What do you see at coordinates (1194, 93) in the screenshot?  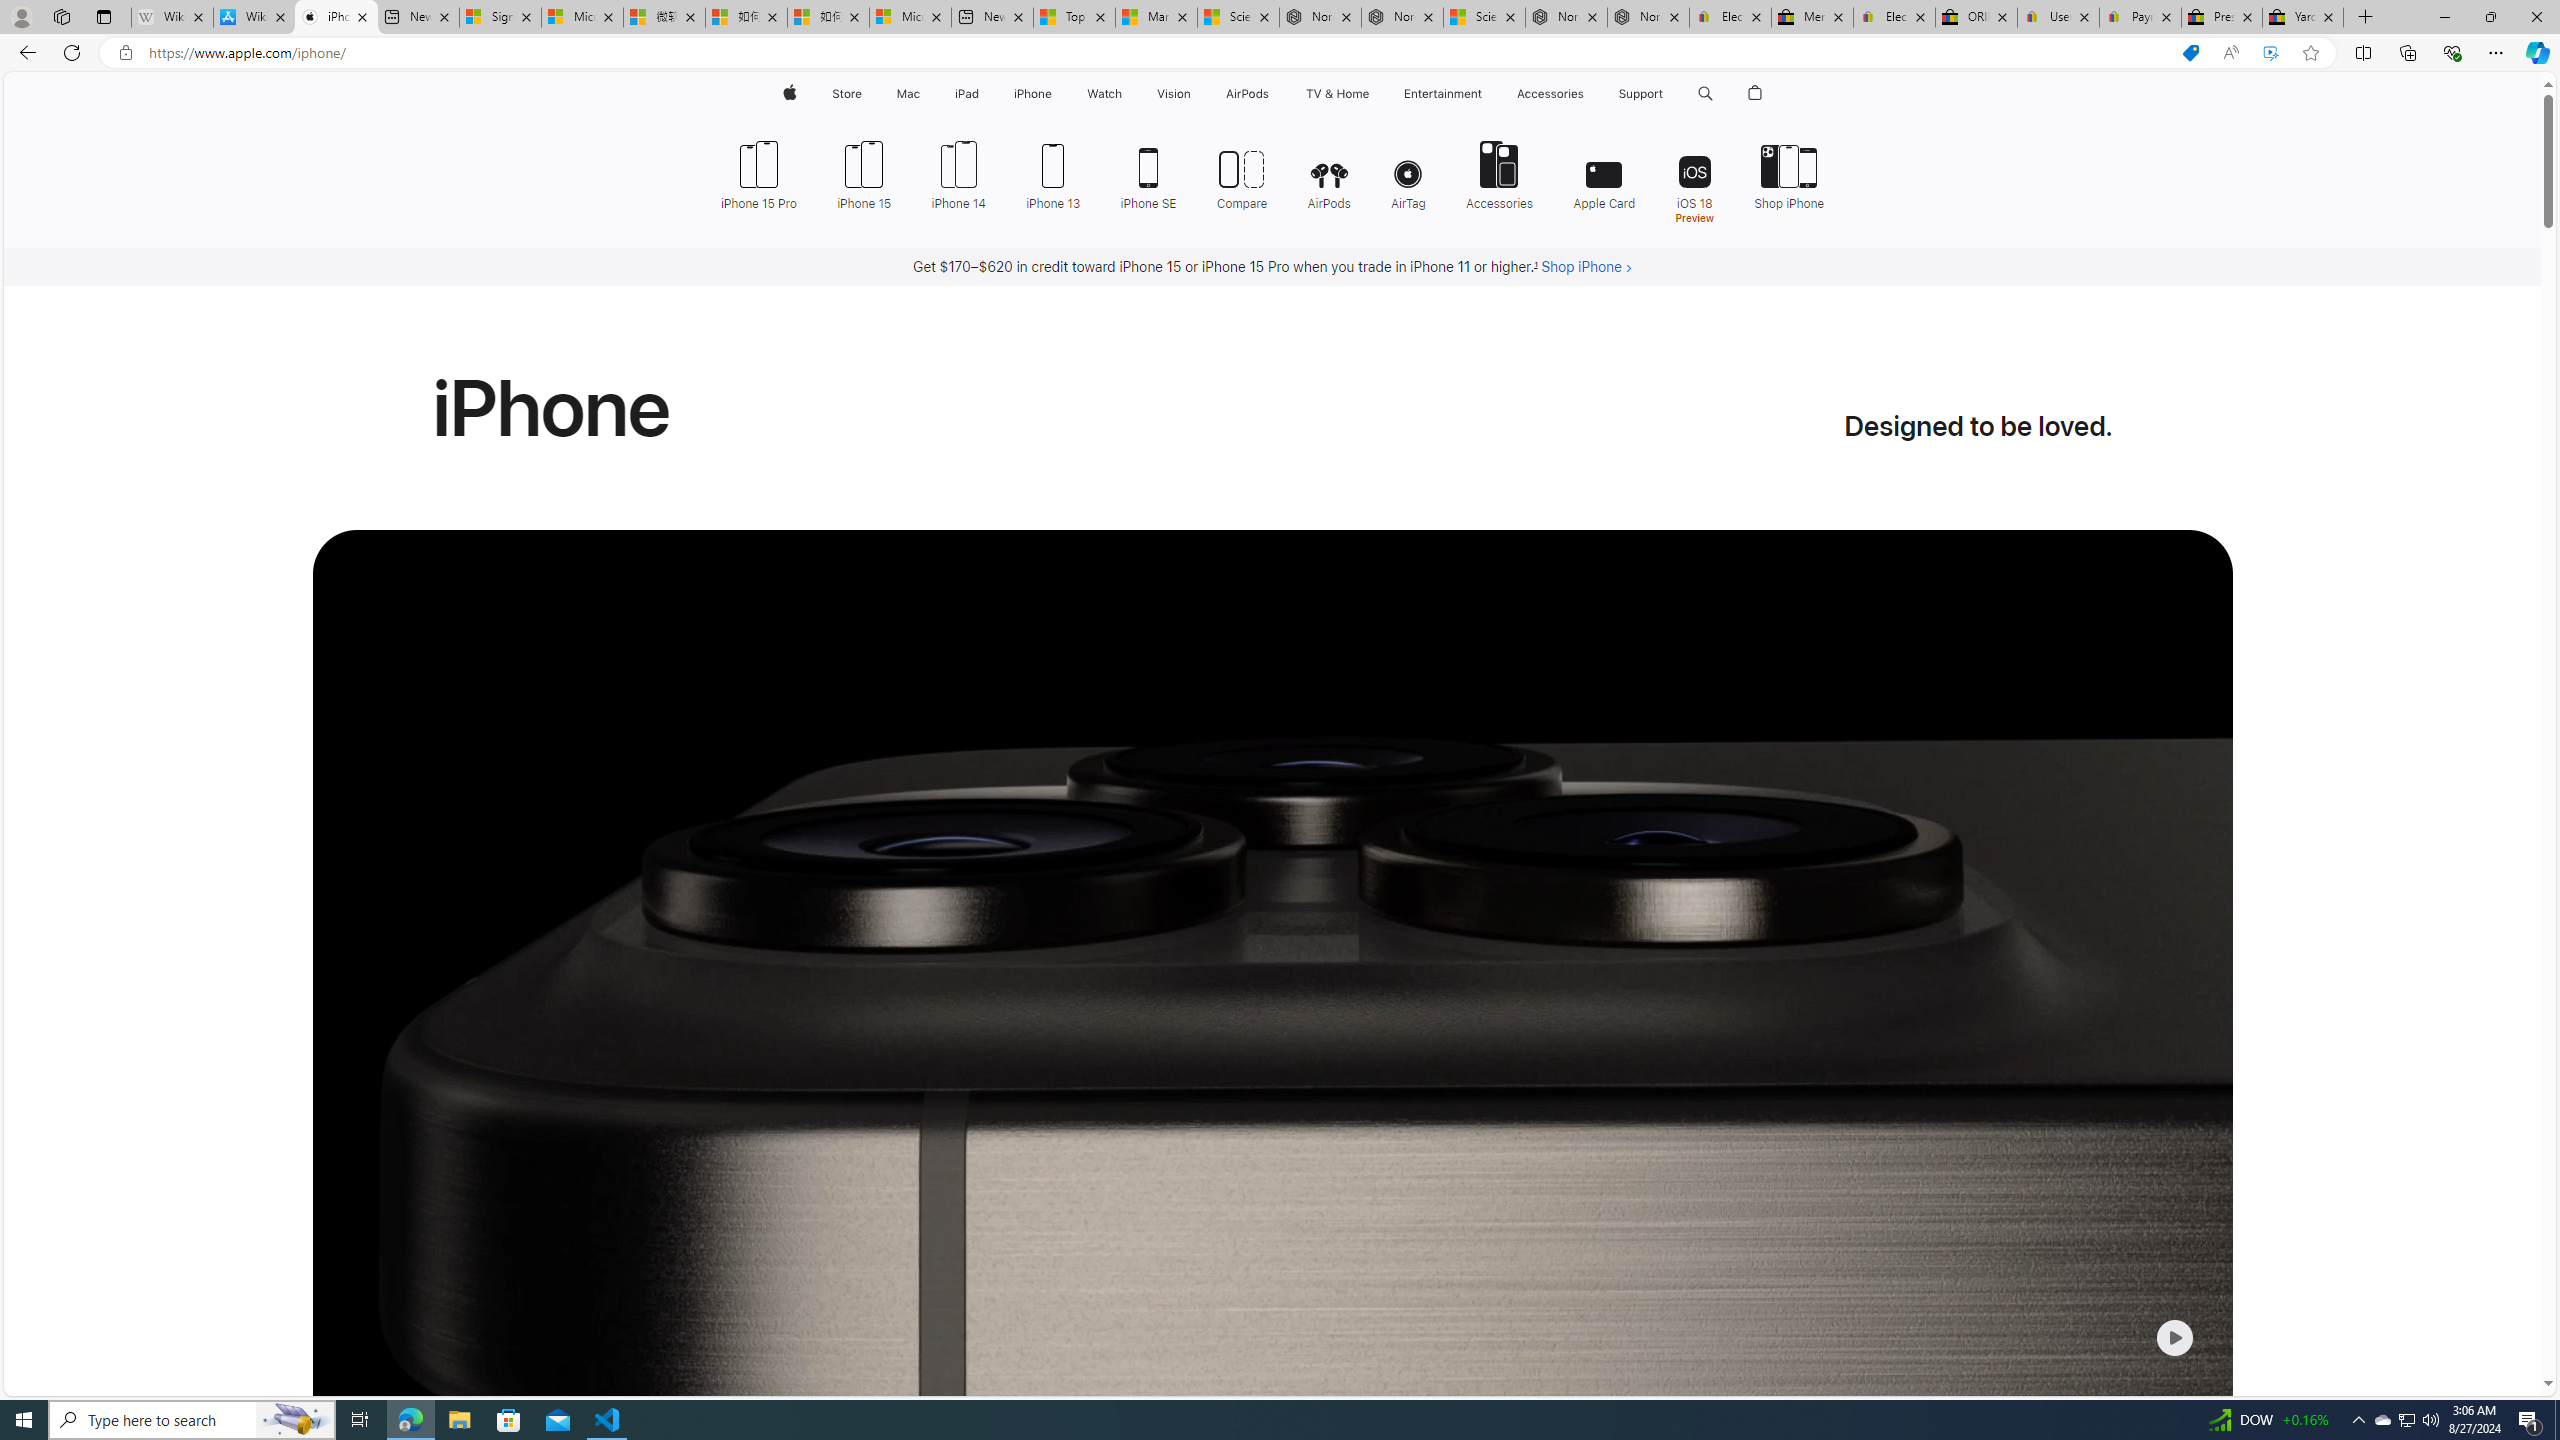 I see `'Vision menu'` at bounding box center [1194, 93].